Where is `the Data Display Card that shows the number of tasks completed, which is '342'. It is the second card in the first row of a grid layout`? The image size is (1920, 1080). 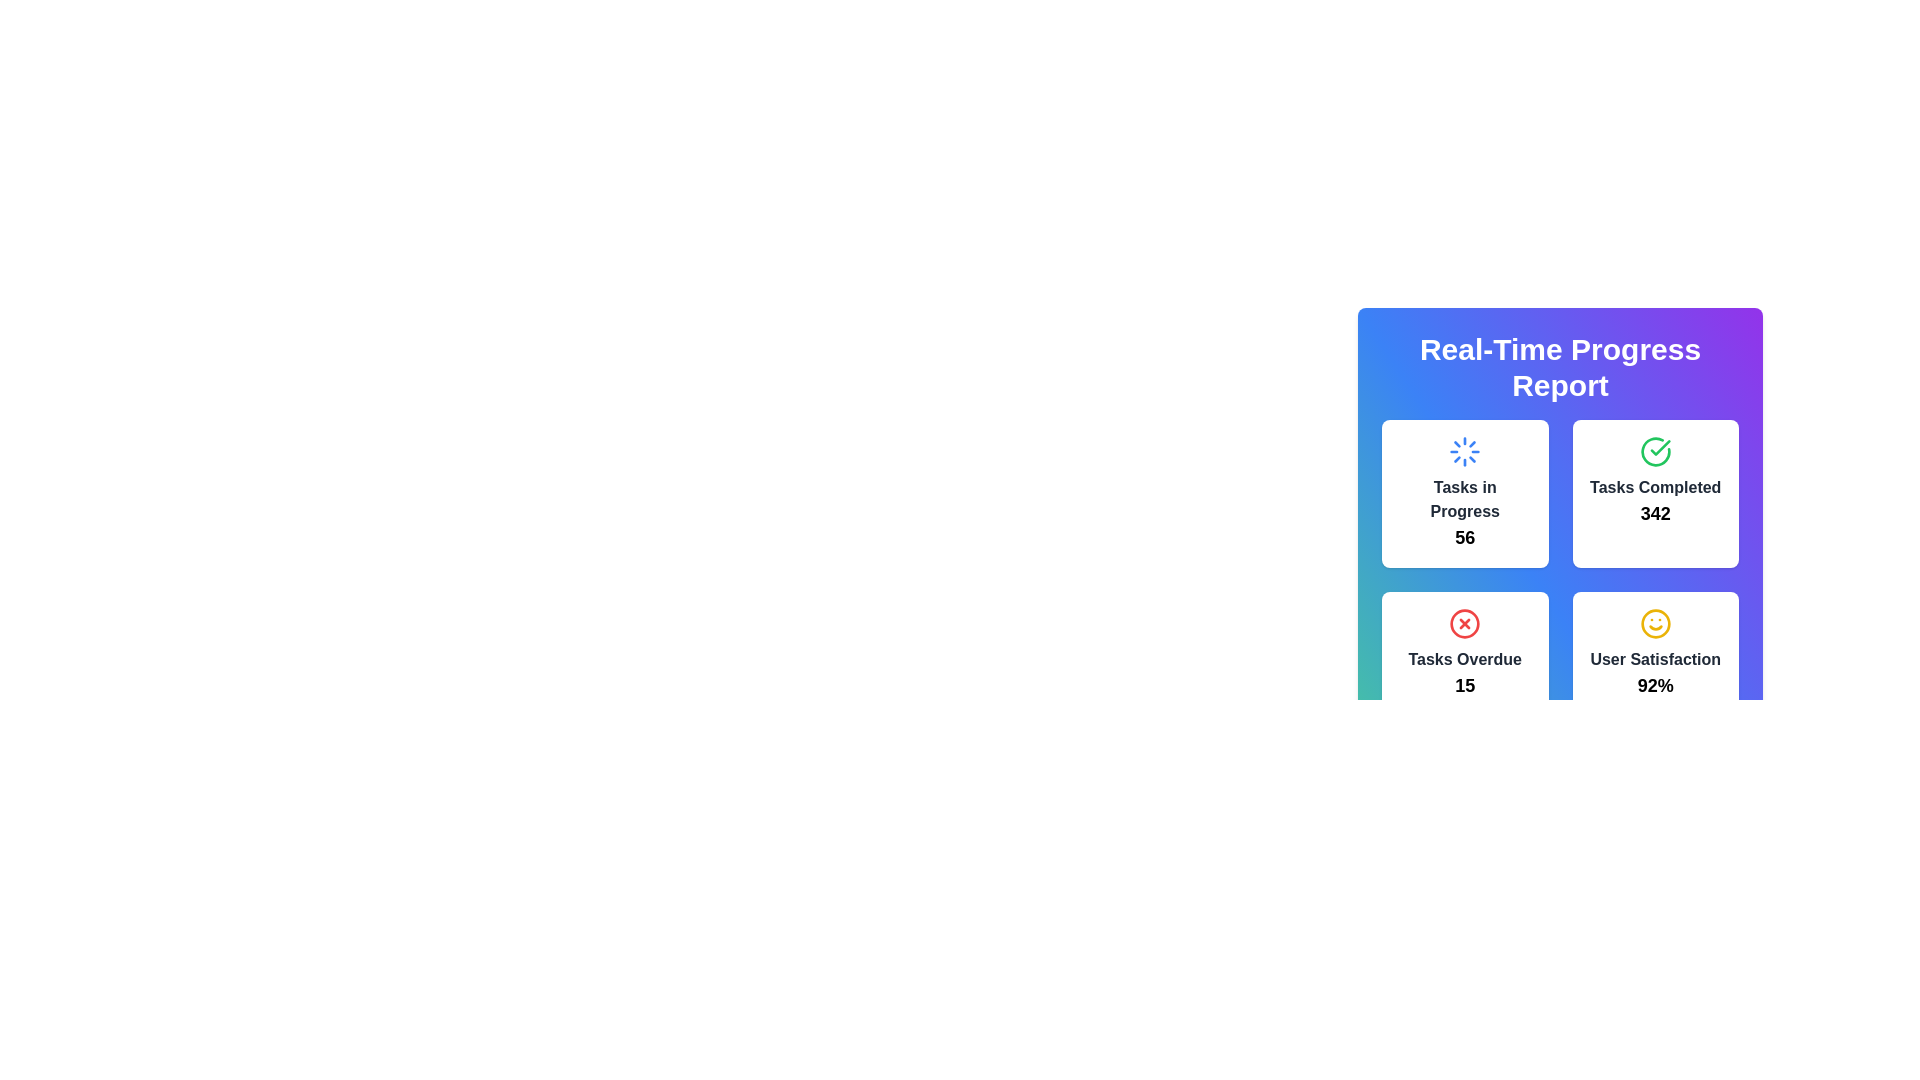
the Data Display Card that shows the number of tasks completed, which is '342'. It is the second card in the first row of a grid layout is located at coordinates (1655, 493).